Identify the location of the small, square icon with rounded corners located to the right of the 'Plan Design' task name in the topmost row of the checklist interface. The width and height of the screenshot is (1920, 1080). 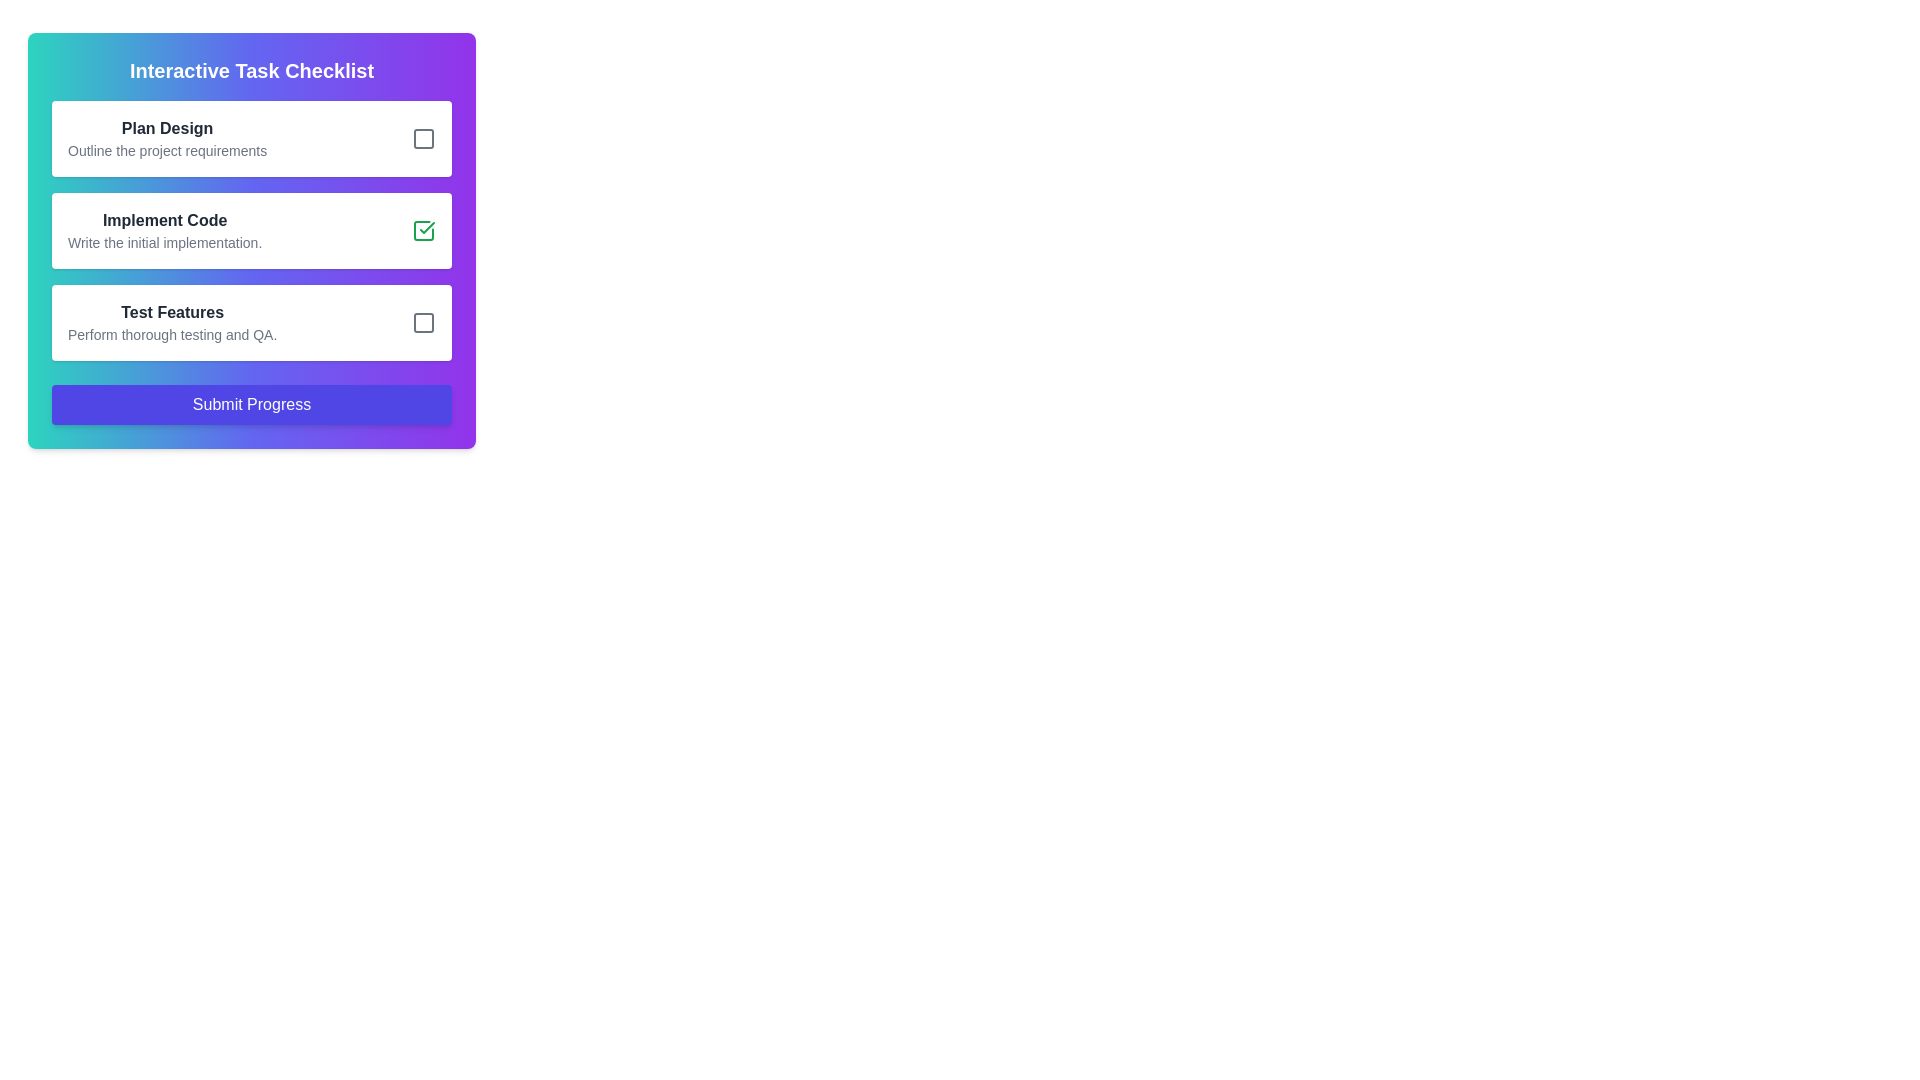
(422, 137).